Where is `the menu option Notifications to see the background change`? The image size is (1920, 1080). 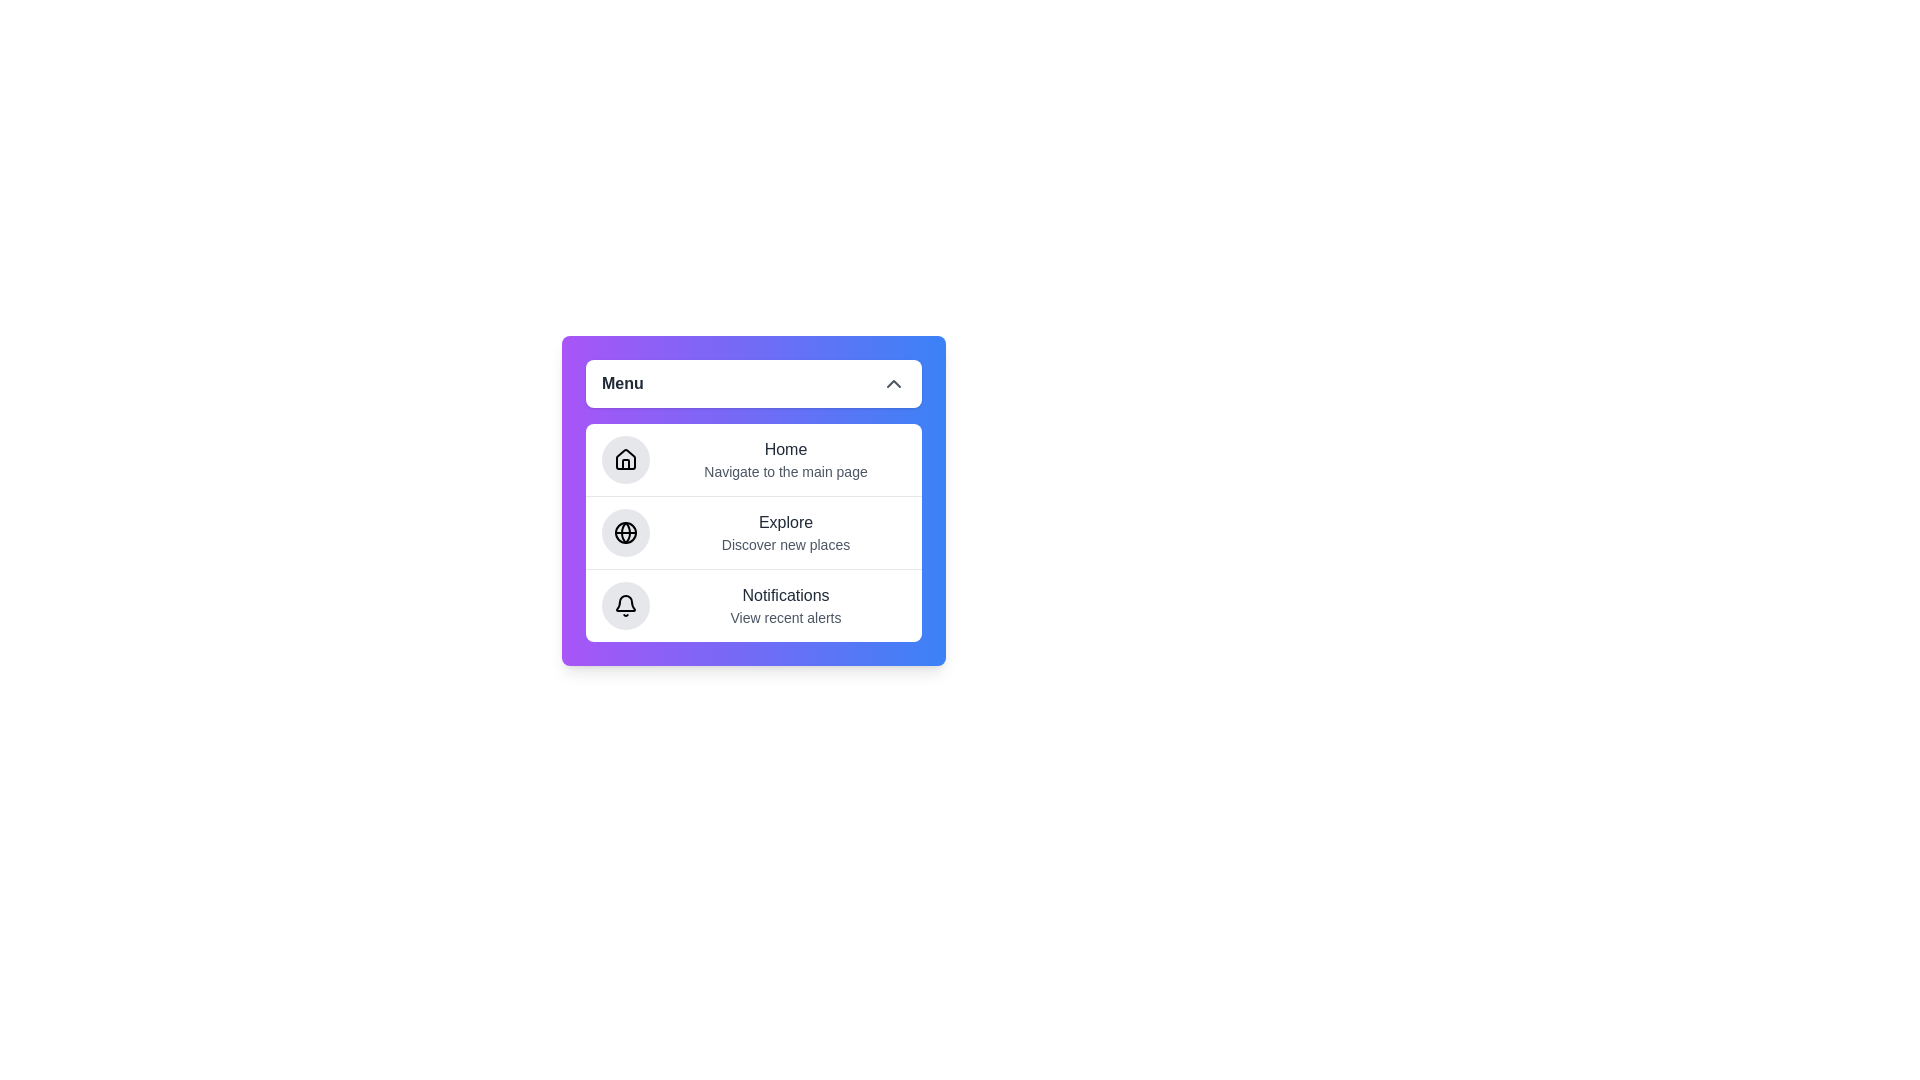 the menu option Notifications to see the background change is located at coordinates (752, 604).